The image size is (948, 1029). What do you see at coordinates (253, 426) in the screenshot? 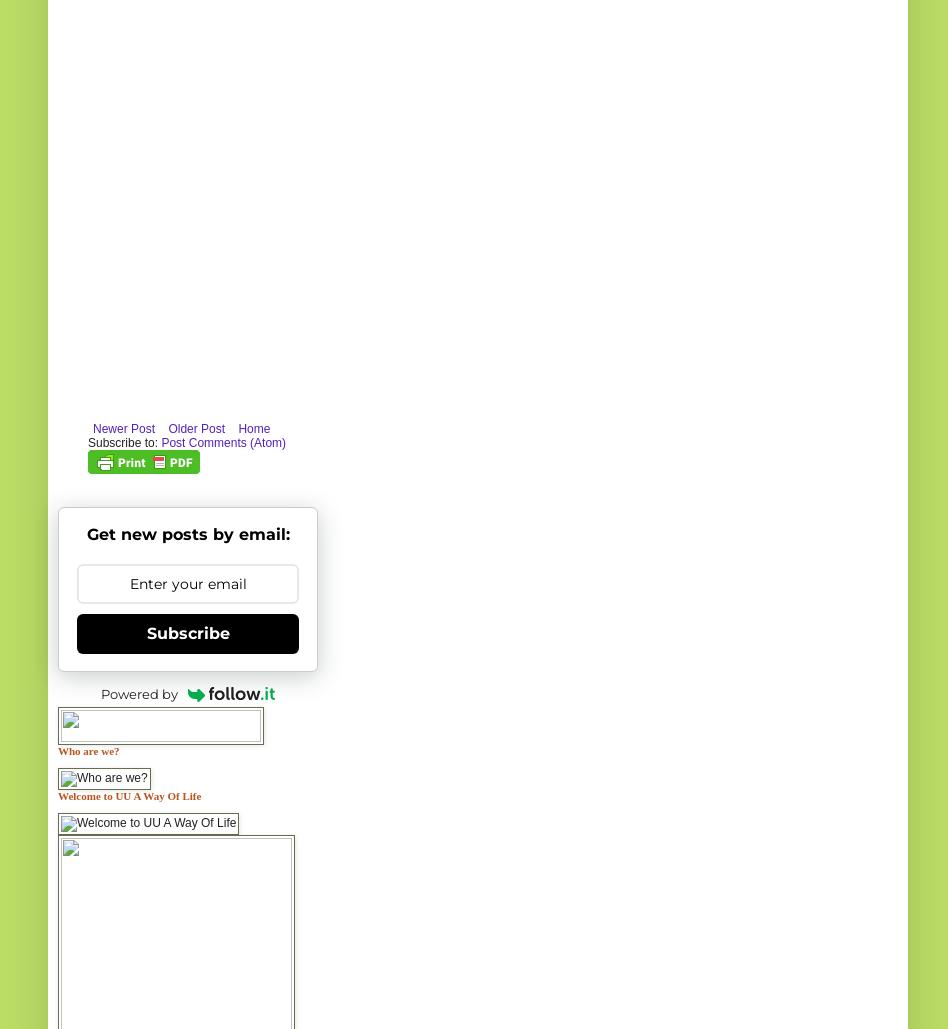
I see `'Home'` at bounding box center [253, 426].